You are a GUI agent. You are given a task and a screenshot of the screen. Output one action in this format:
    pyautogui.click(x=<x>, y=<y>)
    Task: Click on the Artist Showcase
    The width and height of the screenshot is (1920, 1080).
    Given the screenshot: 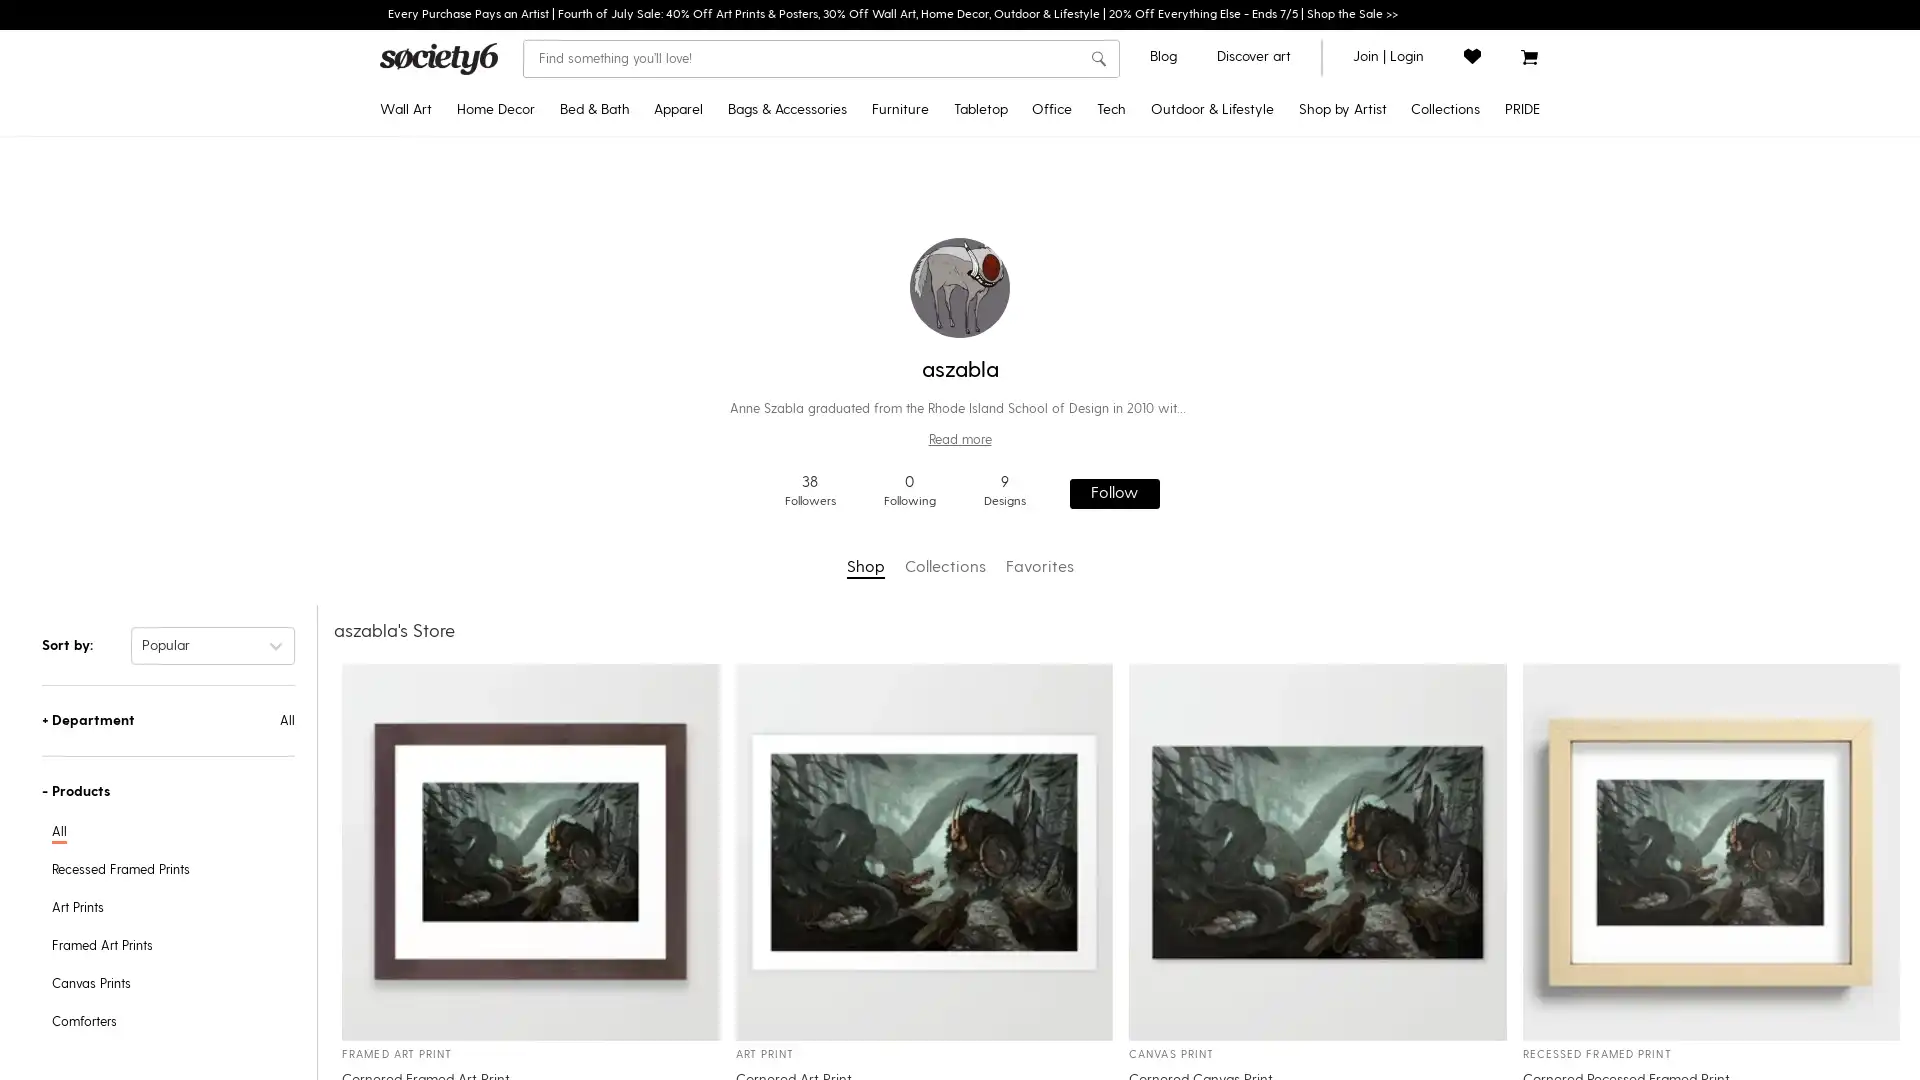 What is the action you would take?
    pyautogui.click(x=1288, y=385)
    